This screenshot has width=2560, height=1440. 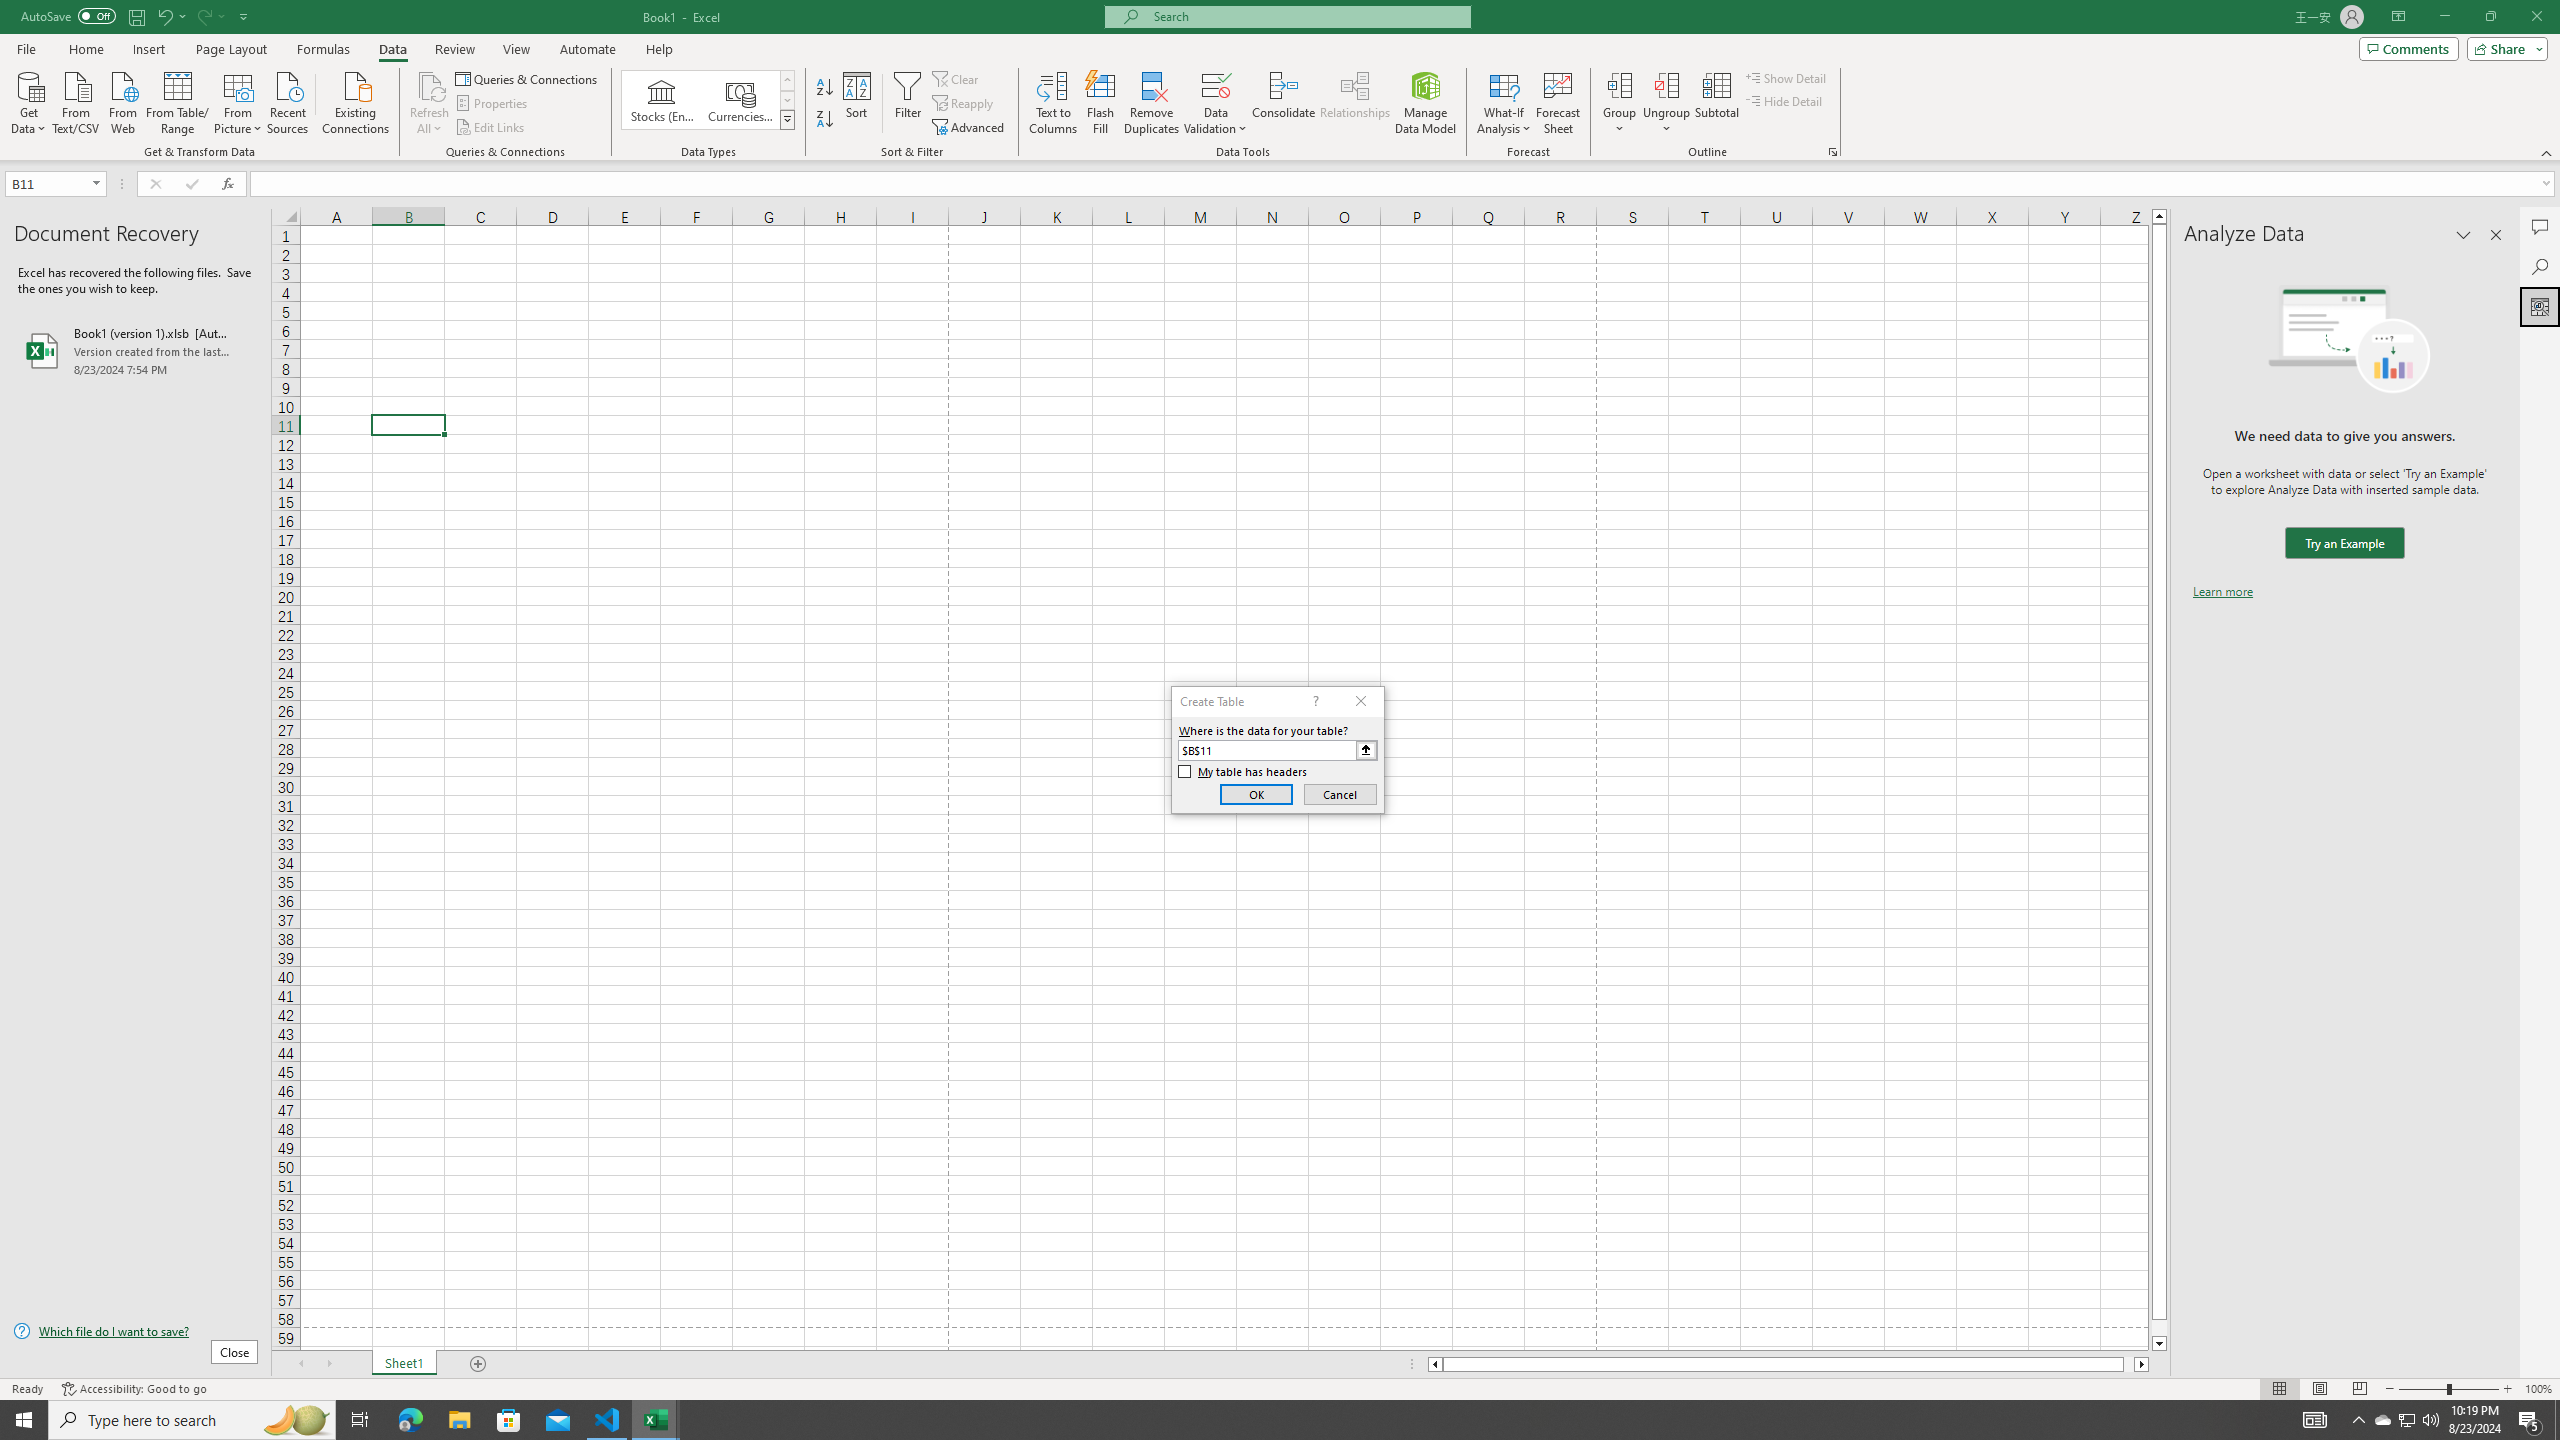 What do you see at coordinates (587, 49) in the screenshot?
I see `'Automate'` at bounding box center [587, 49].